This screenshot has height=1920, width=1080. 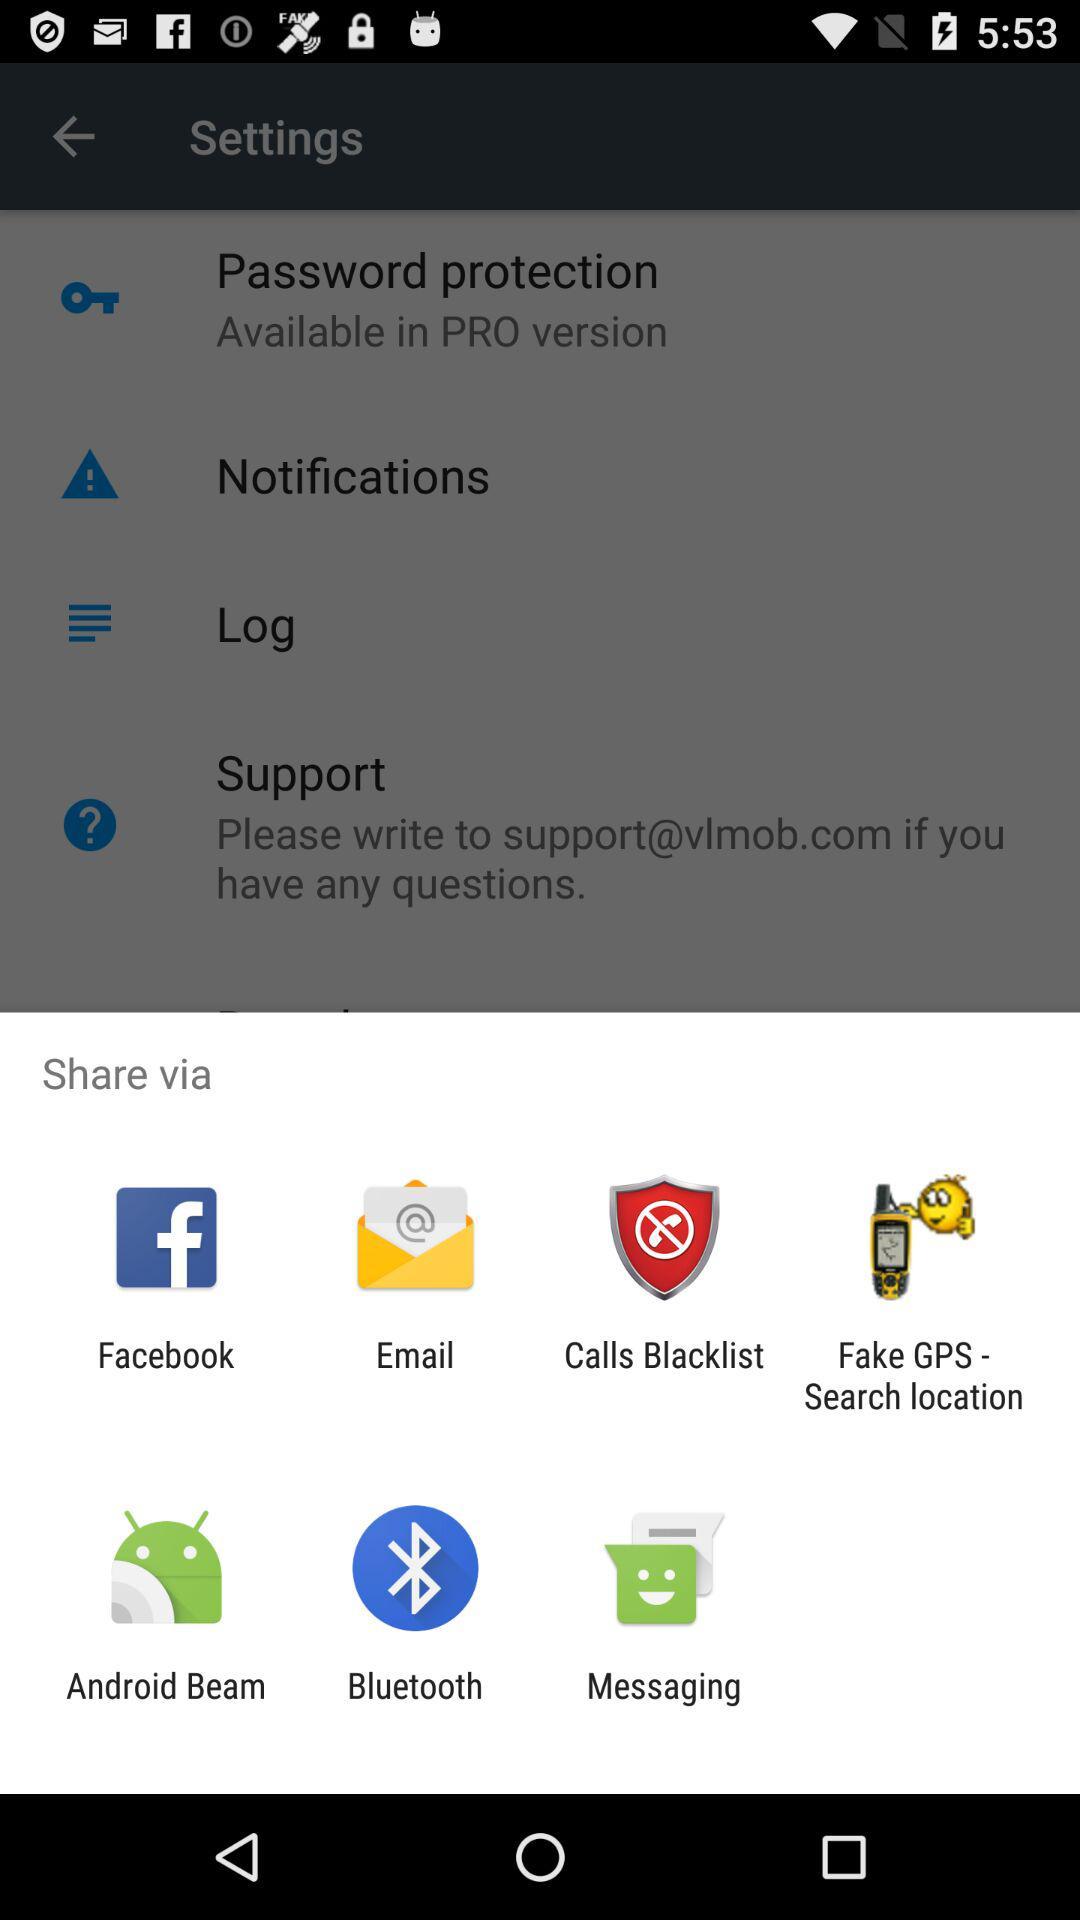 What do you see at coordinates (414, 1374) in the screenshot?
I see `the app next to facebook item` at bounding box center [414, 1374].